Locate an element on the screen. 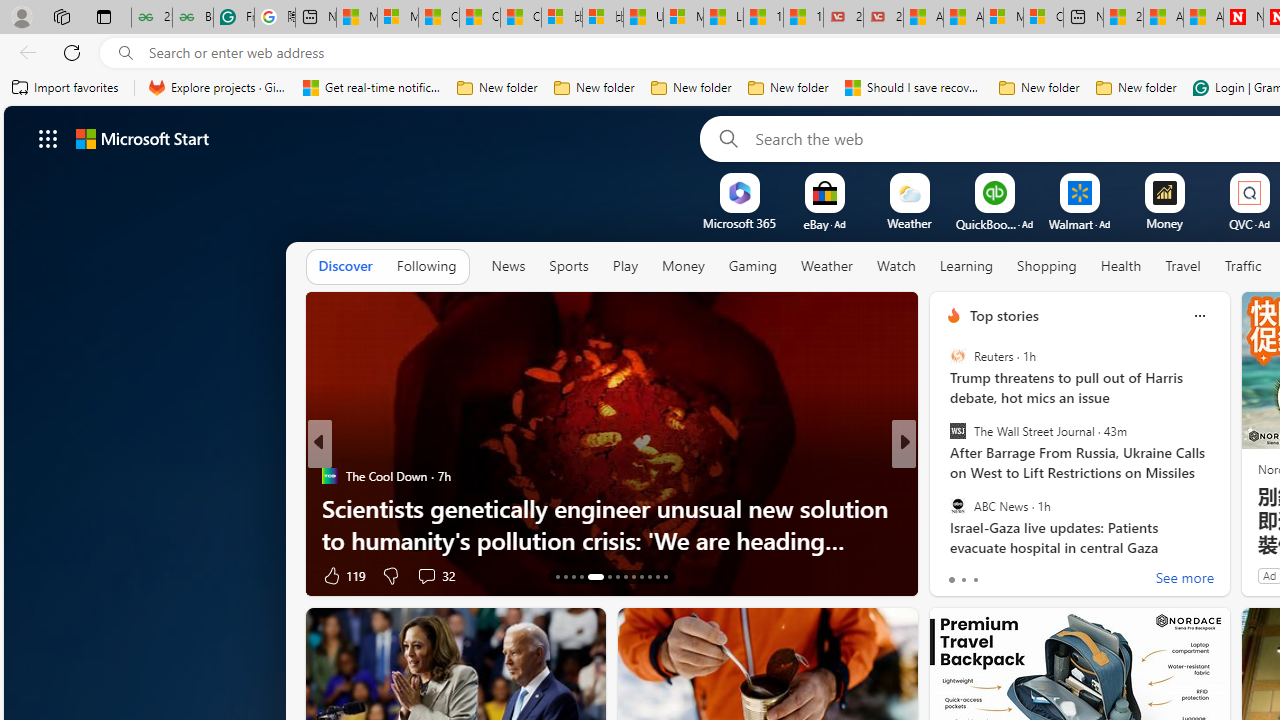 This screenshot has height=720, width=1280. 'ABC News' is located at coordinates (956, 504).